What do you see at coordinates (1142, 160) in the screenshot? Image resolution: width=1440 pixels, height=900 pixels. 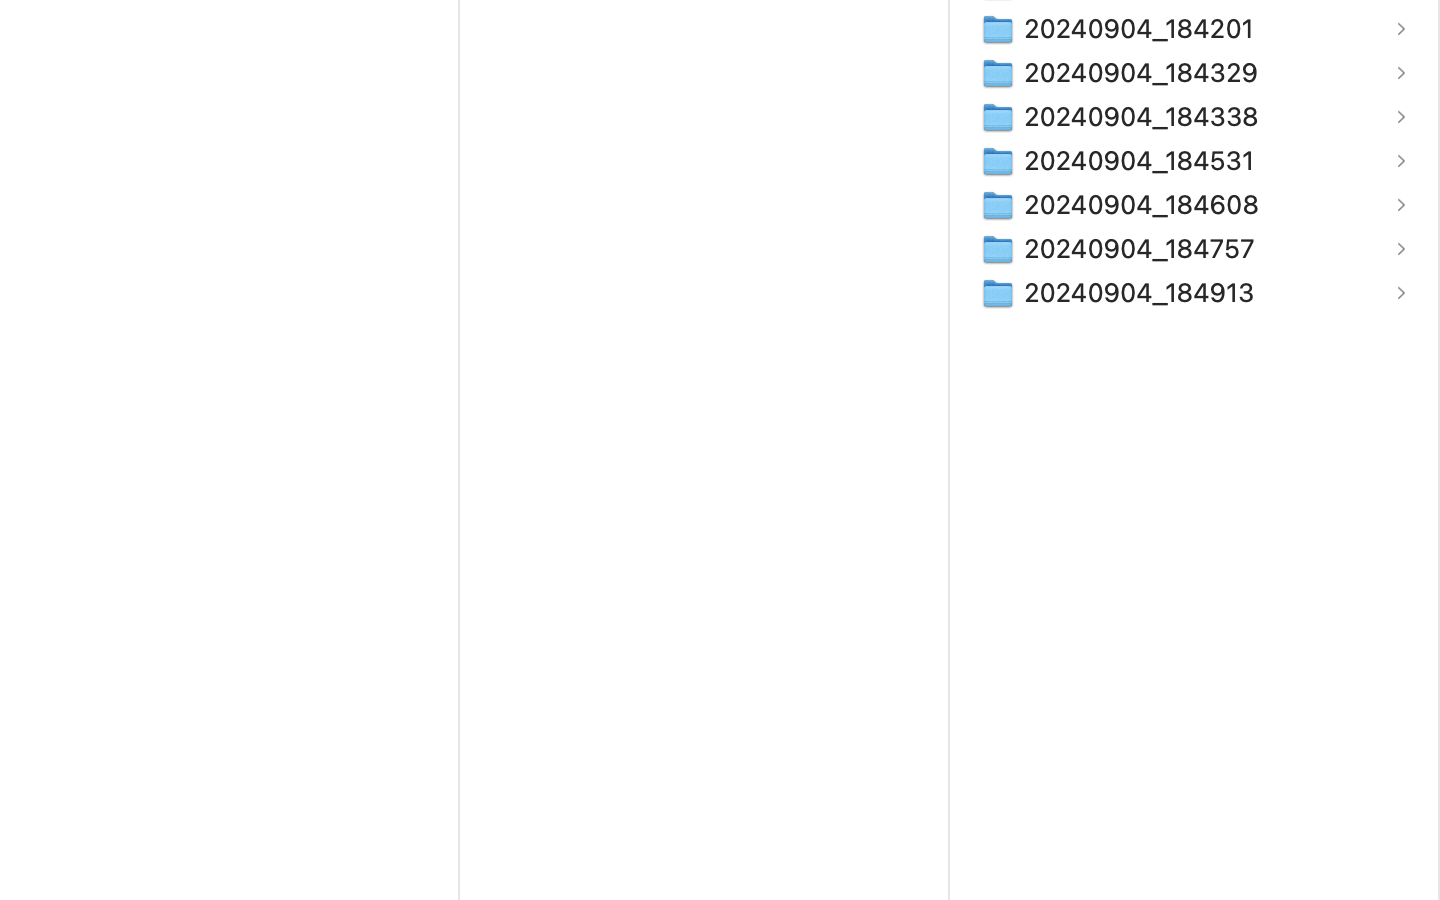 I see `'20240904_184531'` at bounding box center [1142, 160].